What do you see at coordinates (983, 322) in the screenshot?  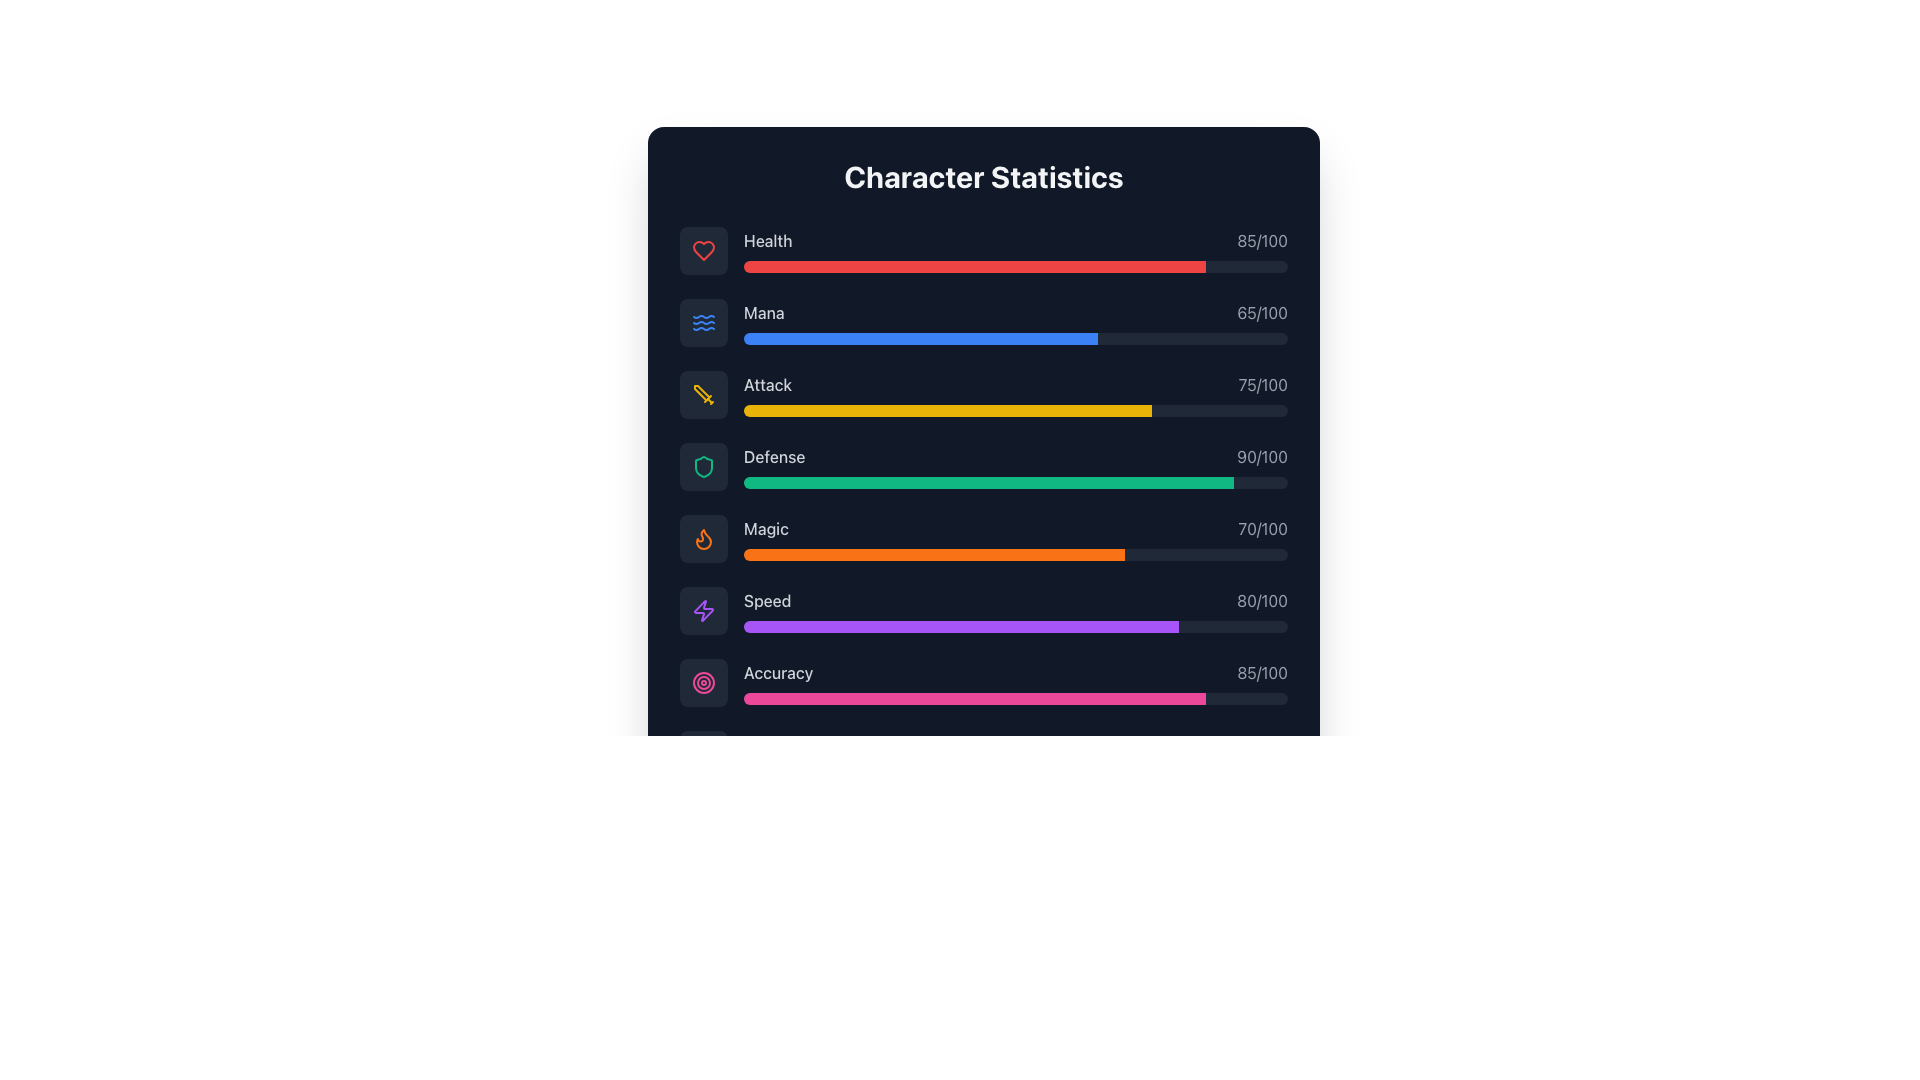 I see `the 'Mana' progress bar, which displays a numerical value and a visual representation of the 'Mana' attribute, positioned below the 'Health' section and above the 'Attack' section` at bounding box center [983, 322].